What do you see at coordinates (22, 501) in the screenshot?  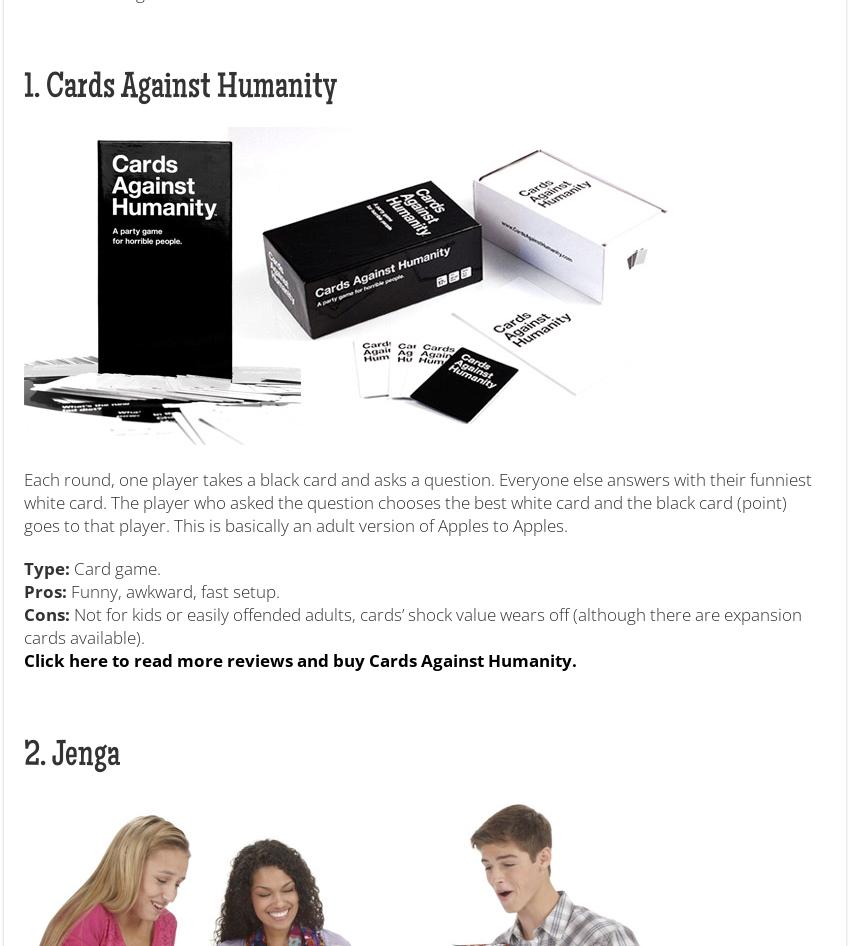 I see `'Each round, one player takes a black card and asks a question. Everyone else answers with their funniest white card. The player who asked the question chooses the best white card and the black card (point) goes to that player. This is basically an adult version of Apples to Apples.'` at bounding box center [22, 501].